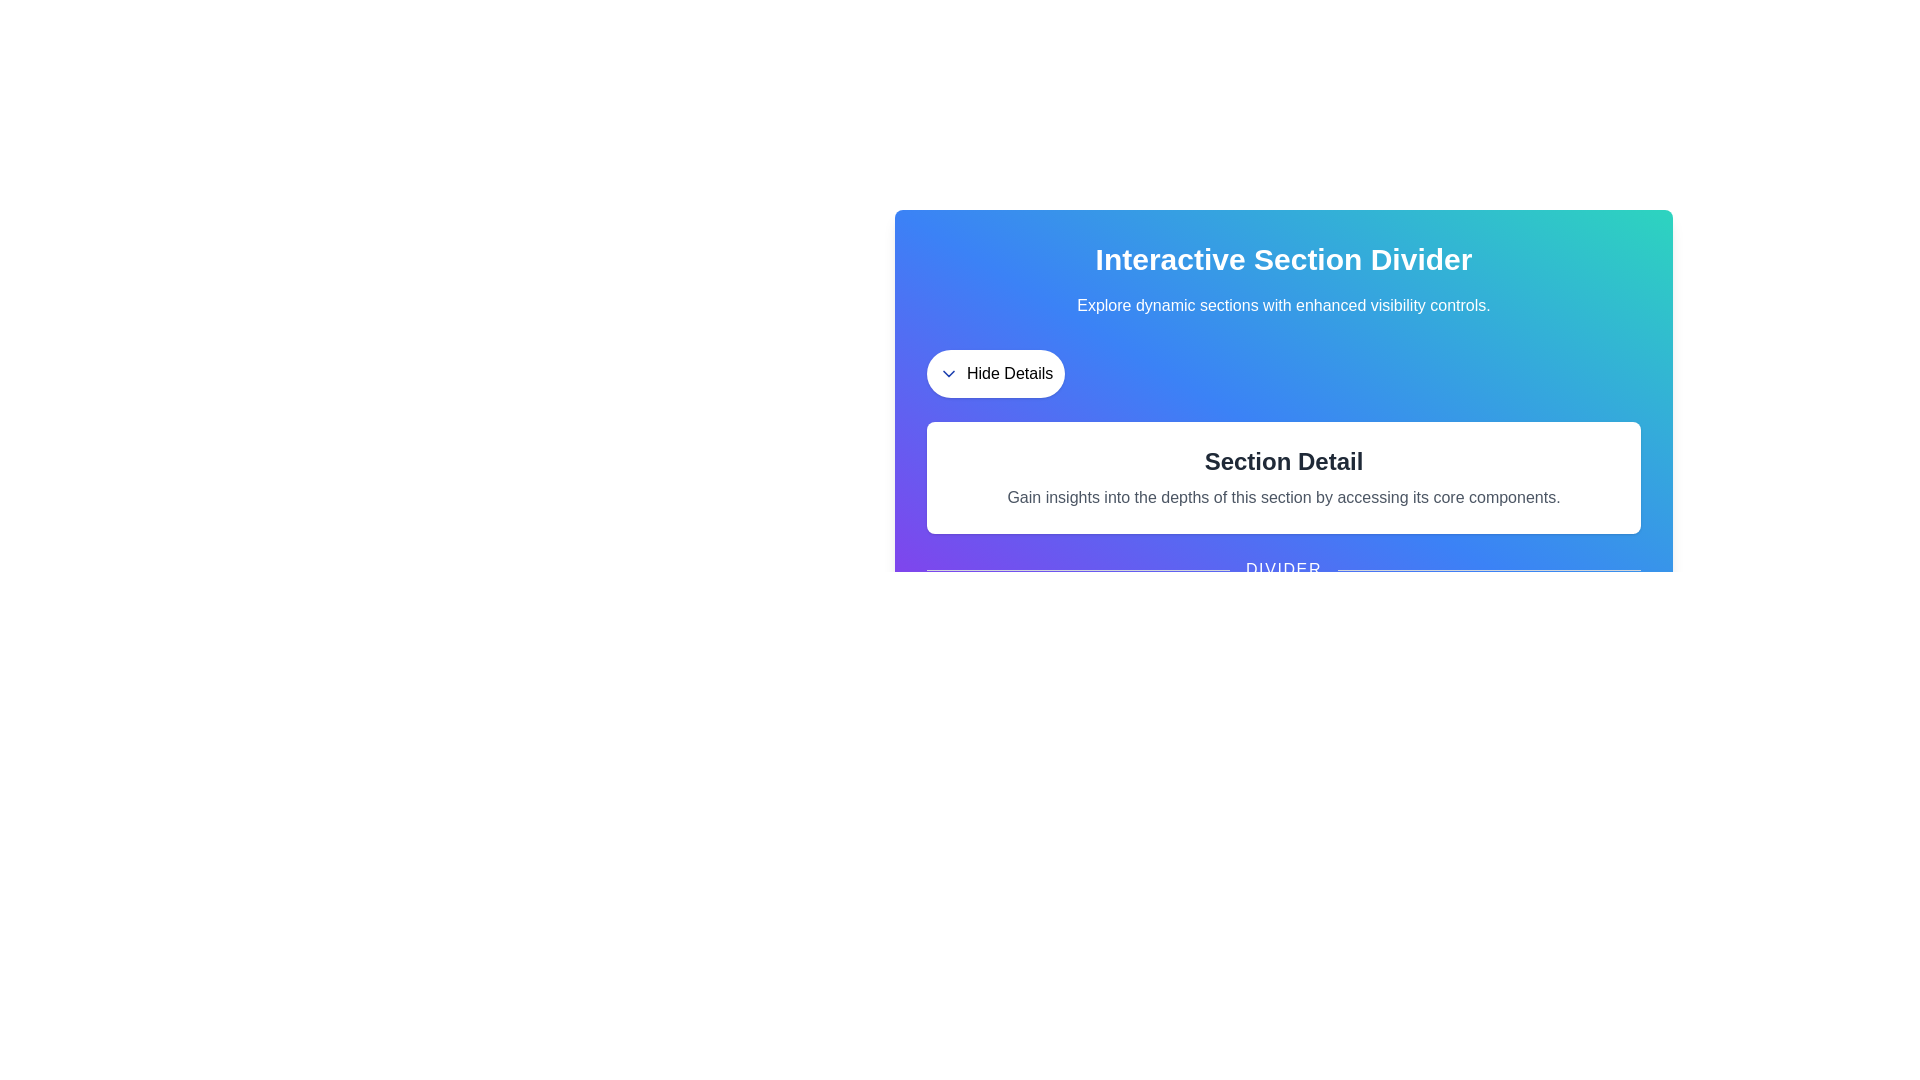 The image size is (1920, 1080). Describe the element at coordinates (1283, 496) in the screenshot. I see `the descriptive text element located below the 'Section Detail' section title, which provides additional information about its content or purpose` at that location.